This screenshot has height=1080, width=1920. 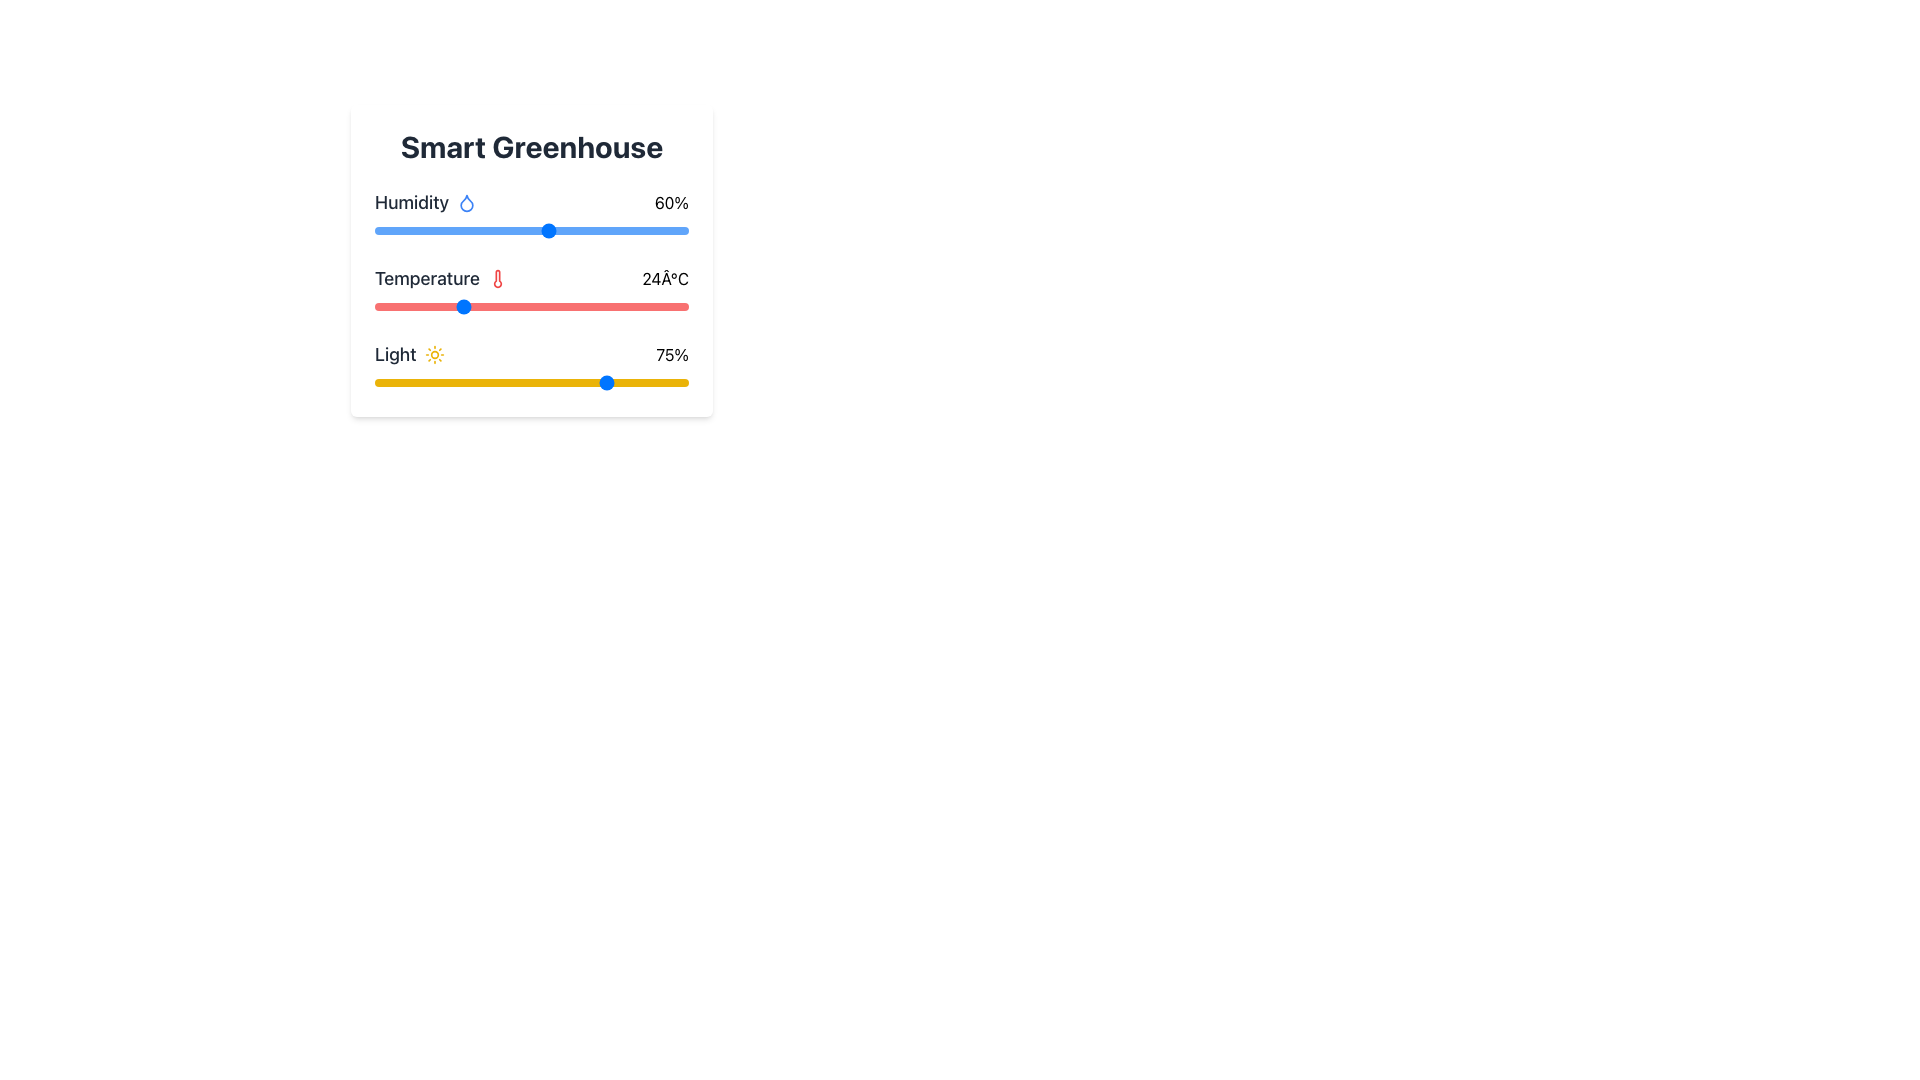 What do you see at coordinates (532, 307) in the screenshot?
I see `to select a point on the Range slider located below the 'Temperature' label and the '24°C' reading in the 'Smart Greenhouse' panel` at bounding box center [532, 307].